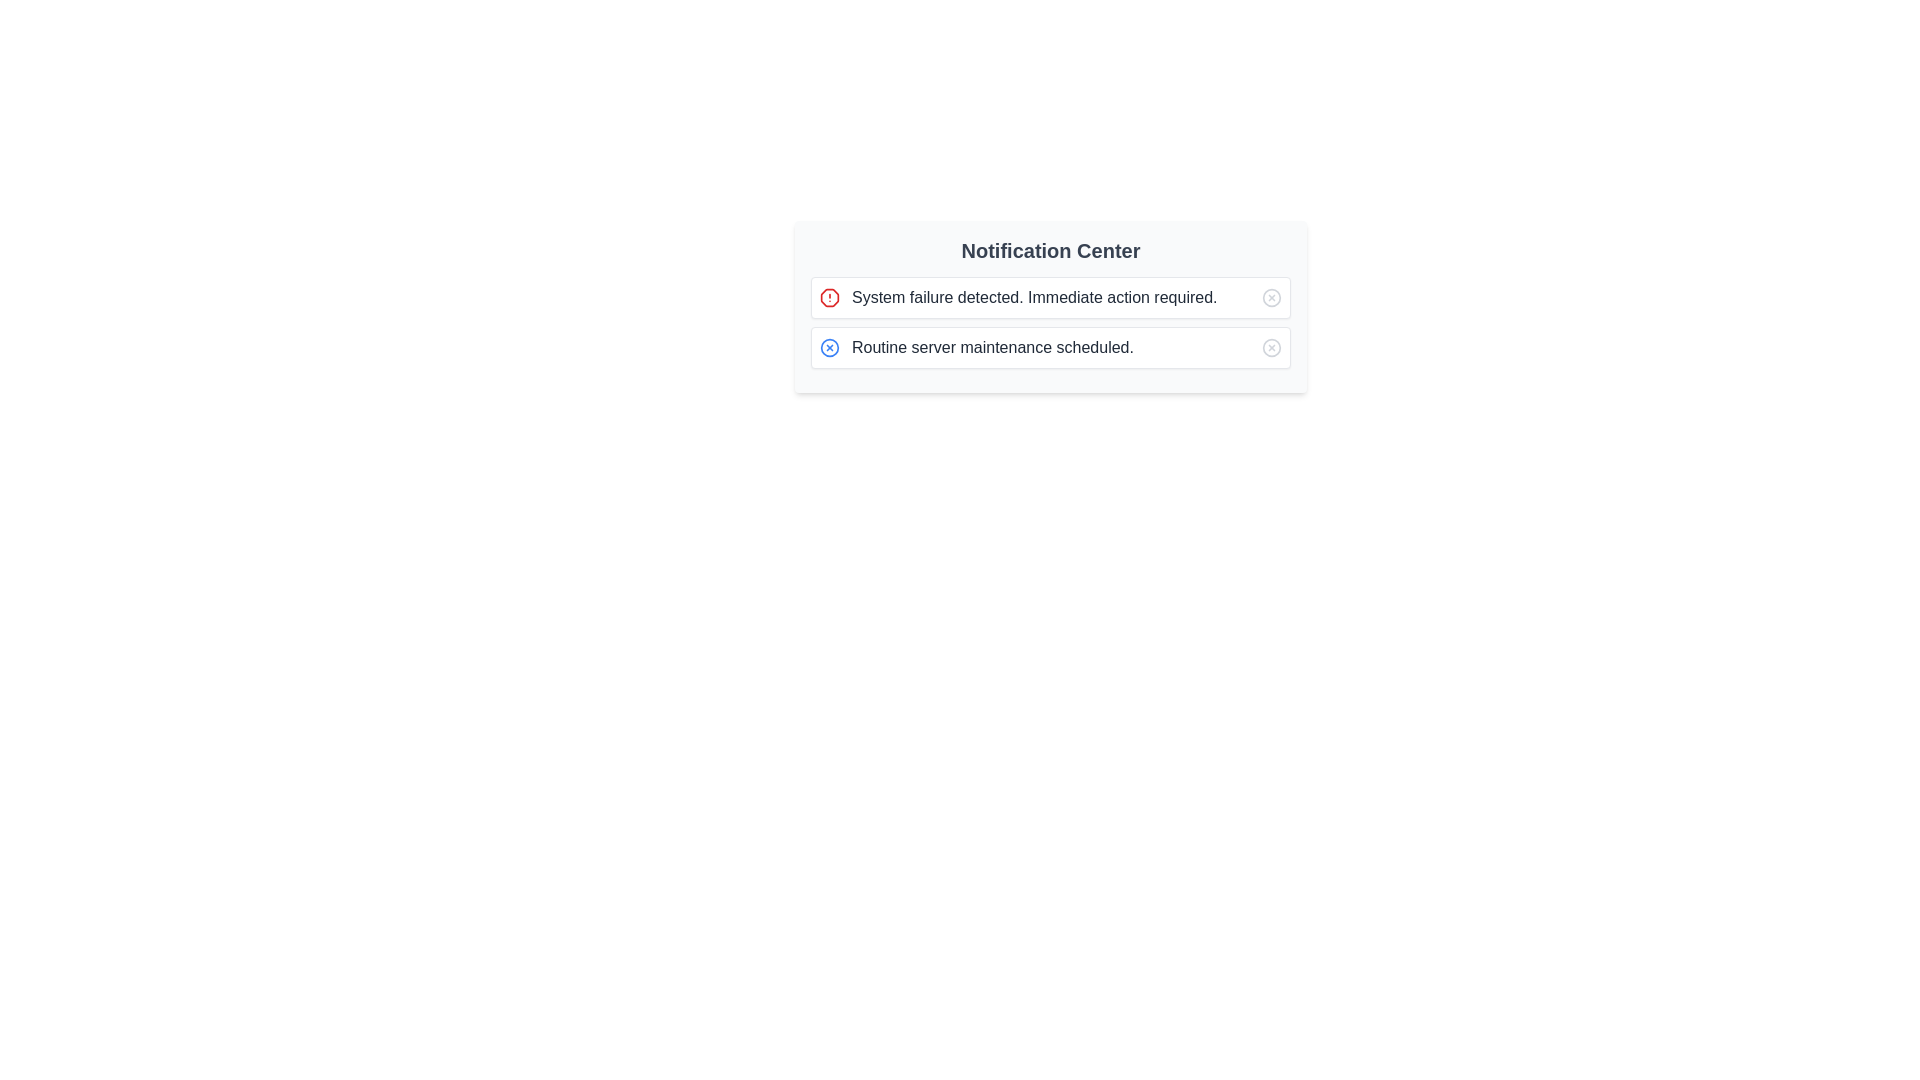 The height and width of the screenshot is (1080, 1920). Describe the element at coordinates (1271, 297) in the screenshot. I see `the graphical icon component located at the right end of the top notification row inside the notification center panel, which serves as a decorative or supporting element` at that location.